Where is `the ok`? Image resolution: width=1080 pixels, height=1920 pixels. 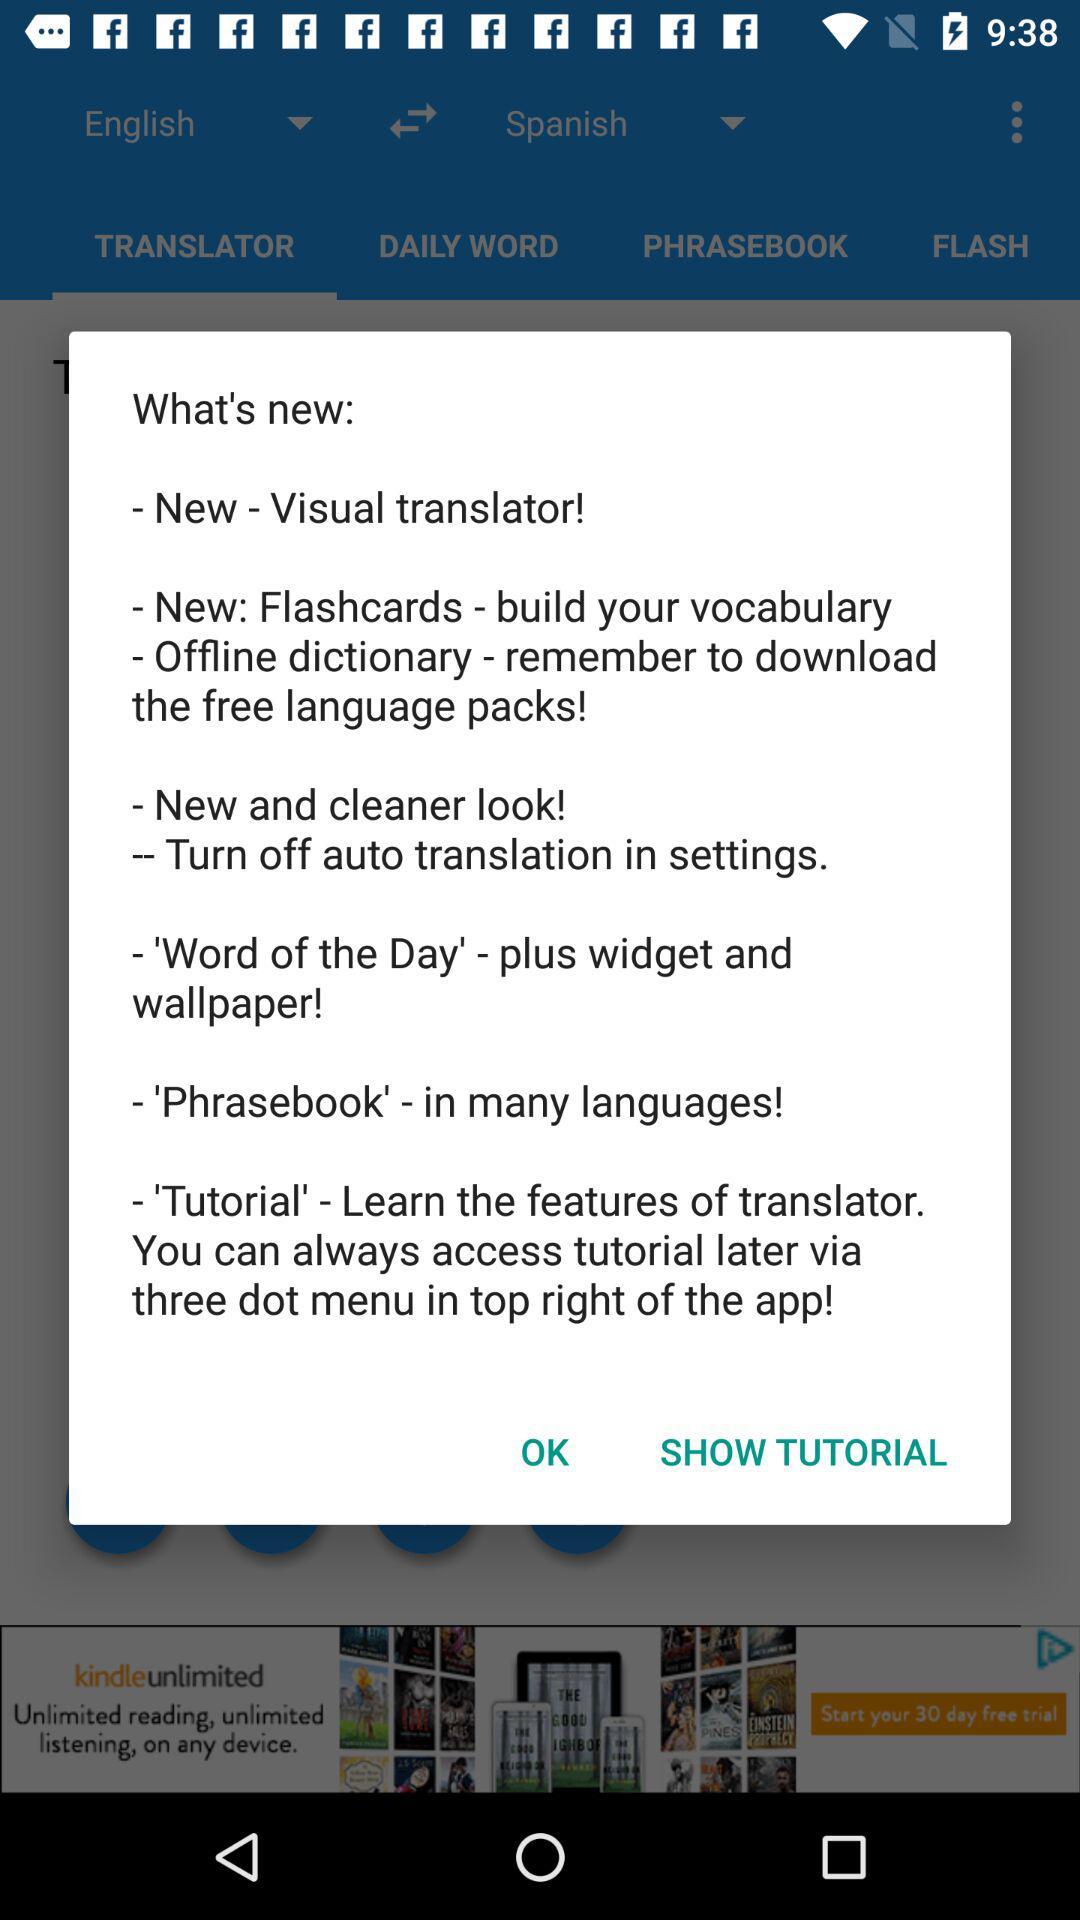
the ok is located at coordinates (544, 1451).